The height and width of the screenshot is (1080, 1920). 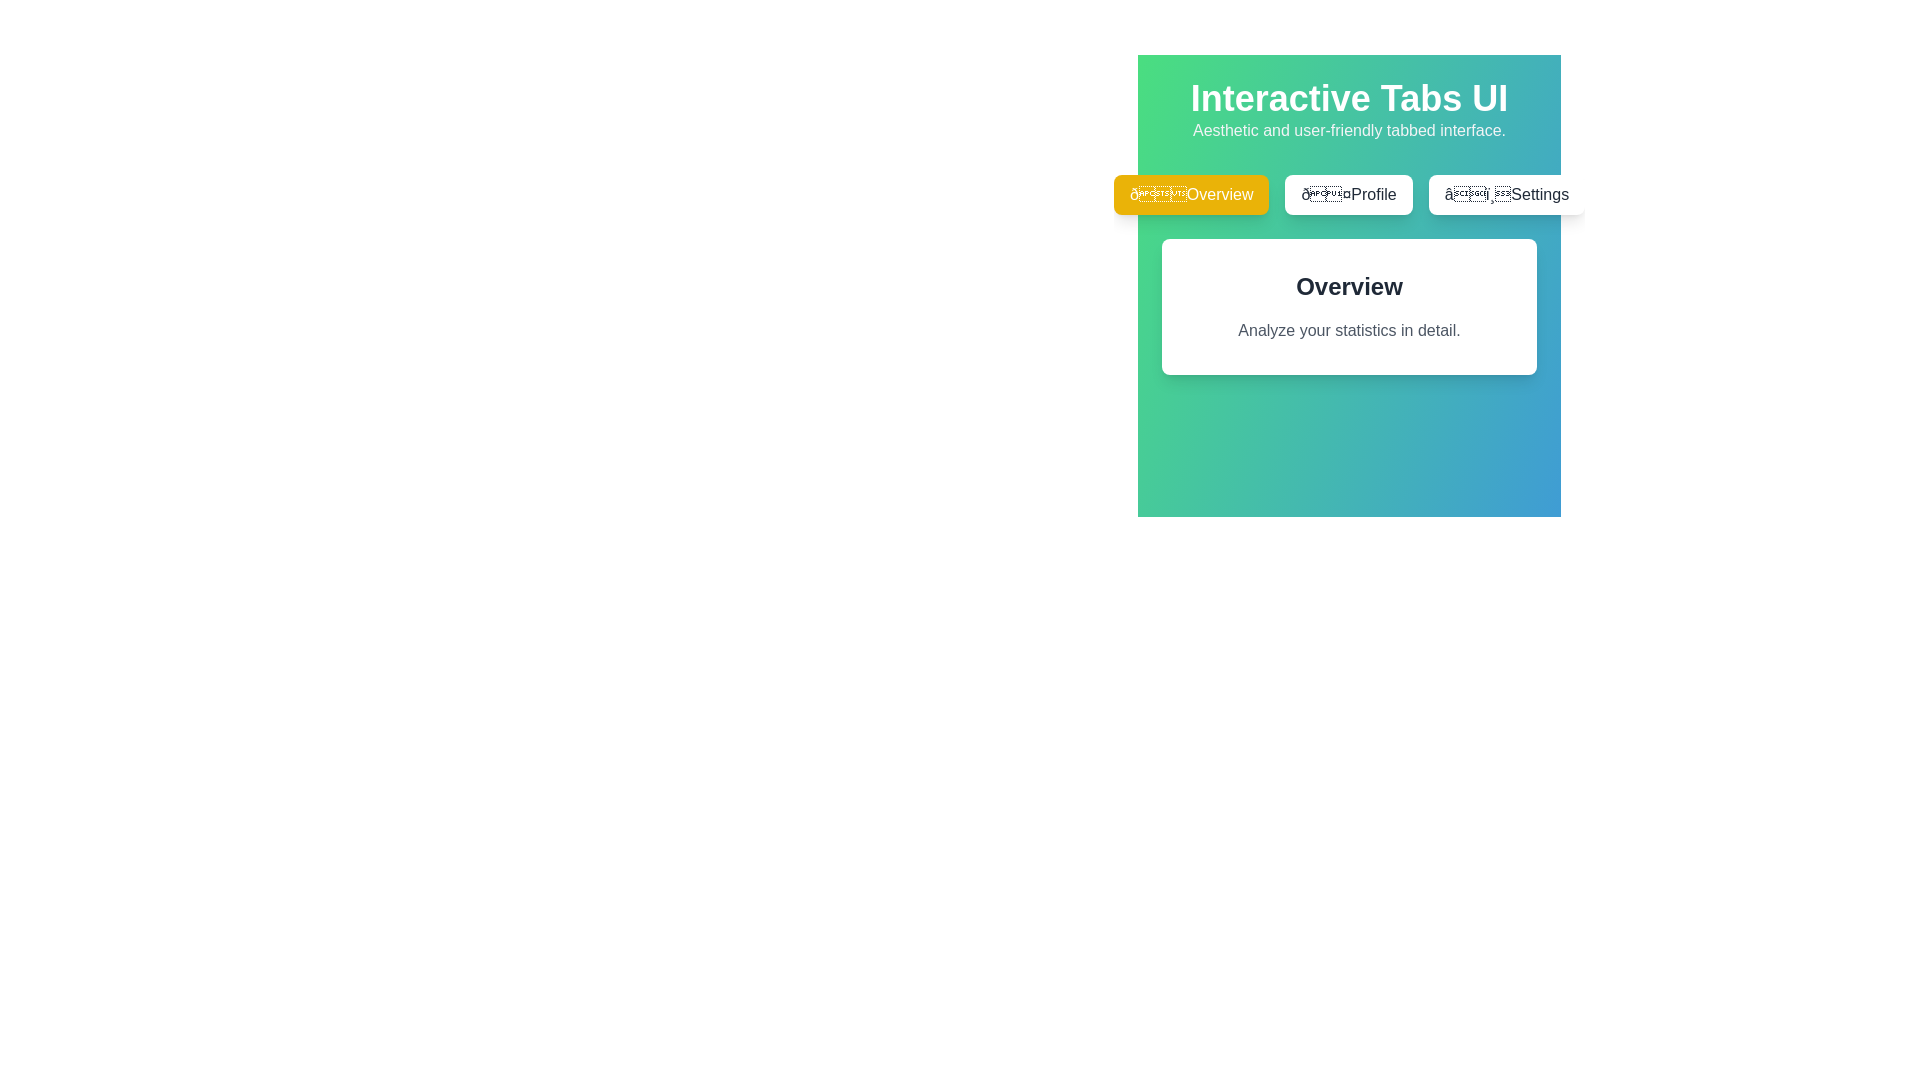 What do you see at coordinates (1348, 195) in the screenshot?
I see `the Profile tab to view its content` at bounding box center [1348, 195].